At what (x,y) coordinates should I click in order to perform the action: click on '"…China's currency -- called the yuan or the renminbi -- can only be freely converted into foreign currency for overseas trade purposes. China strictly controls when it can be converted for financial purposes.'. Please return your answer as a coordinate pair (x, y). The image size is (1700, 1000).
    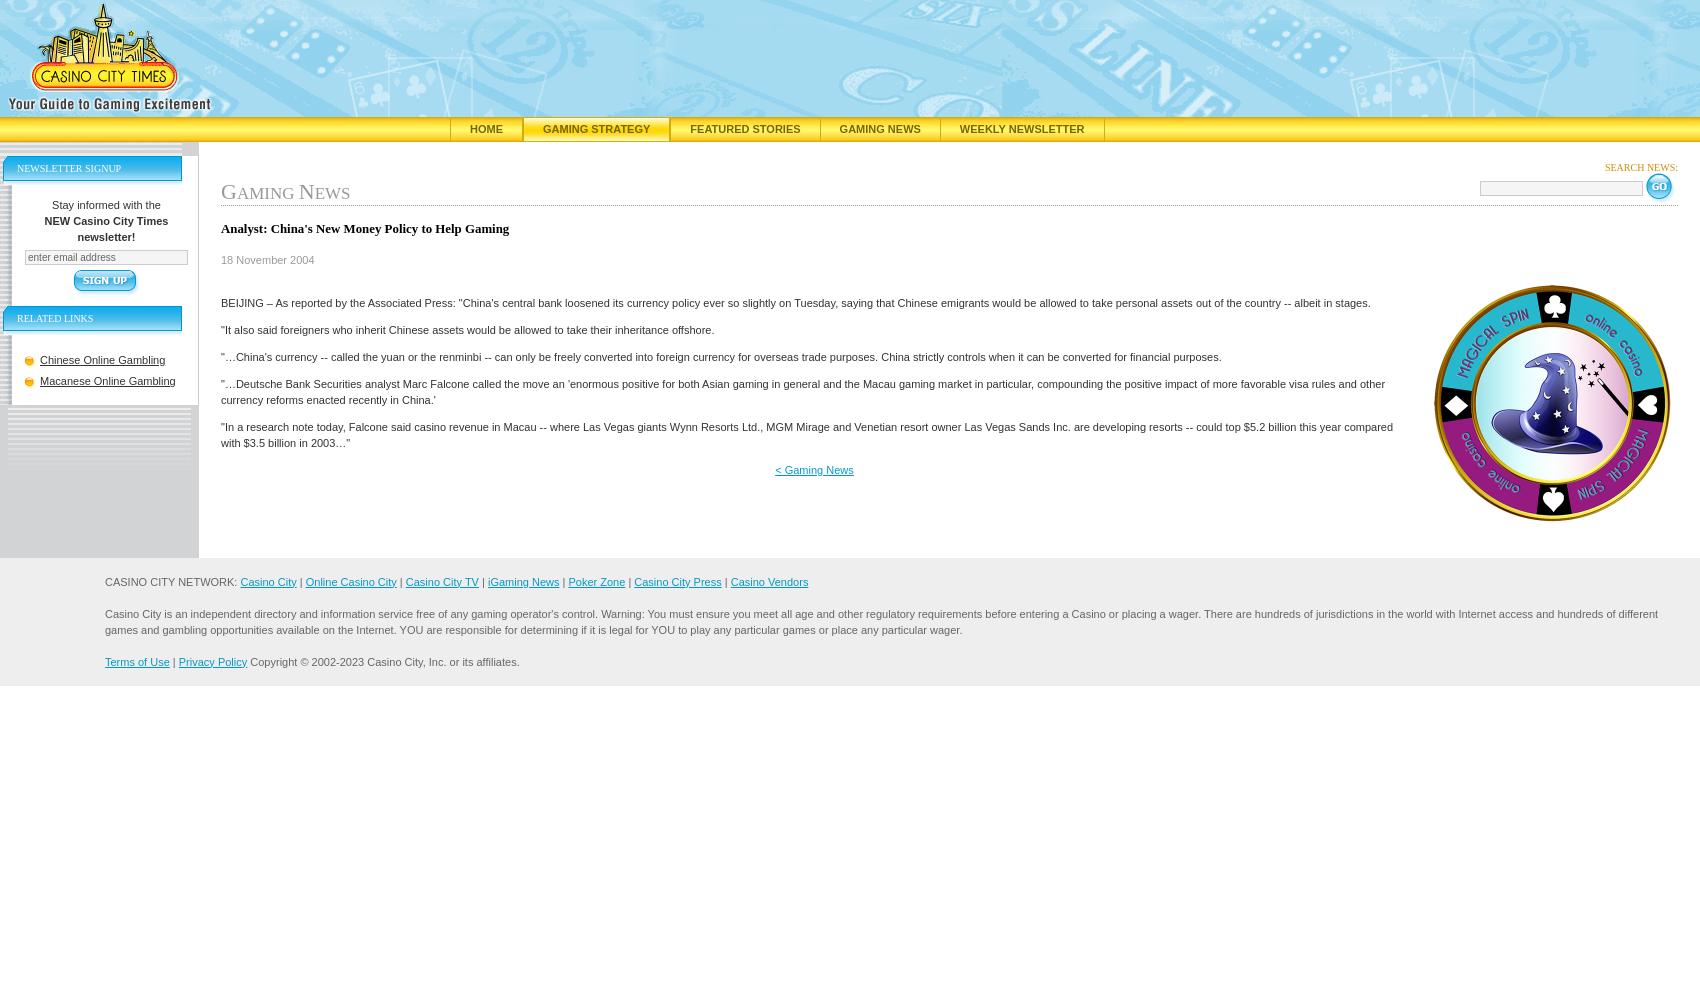
    Looking at the image, I should click on (720, 355).